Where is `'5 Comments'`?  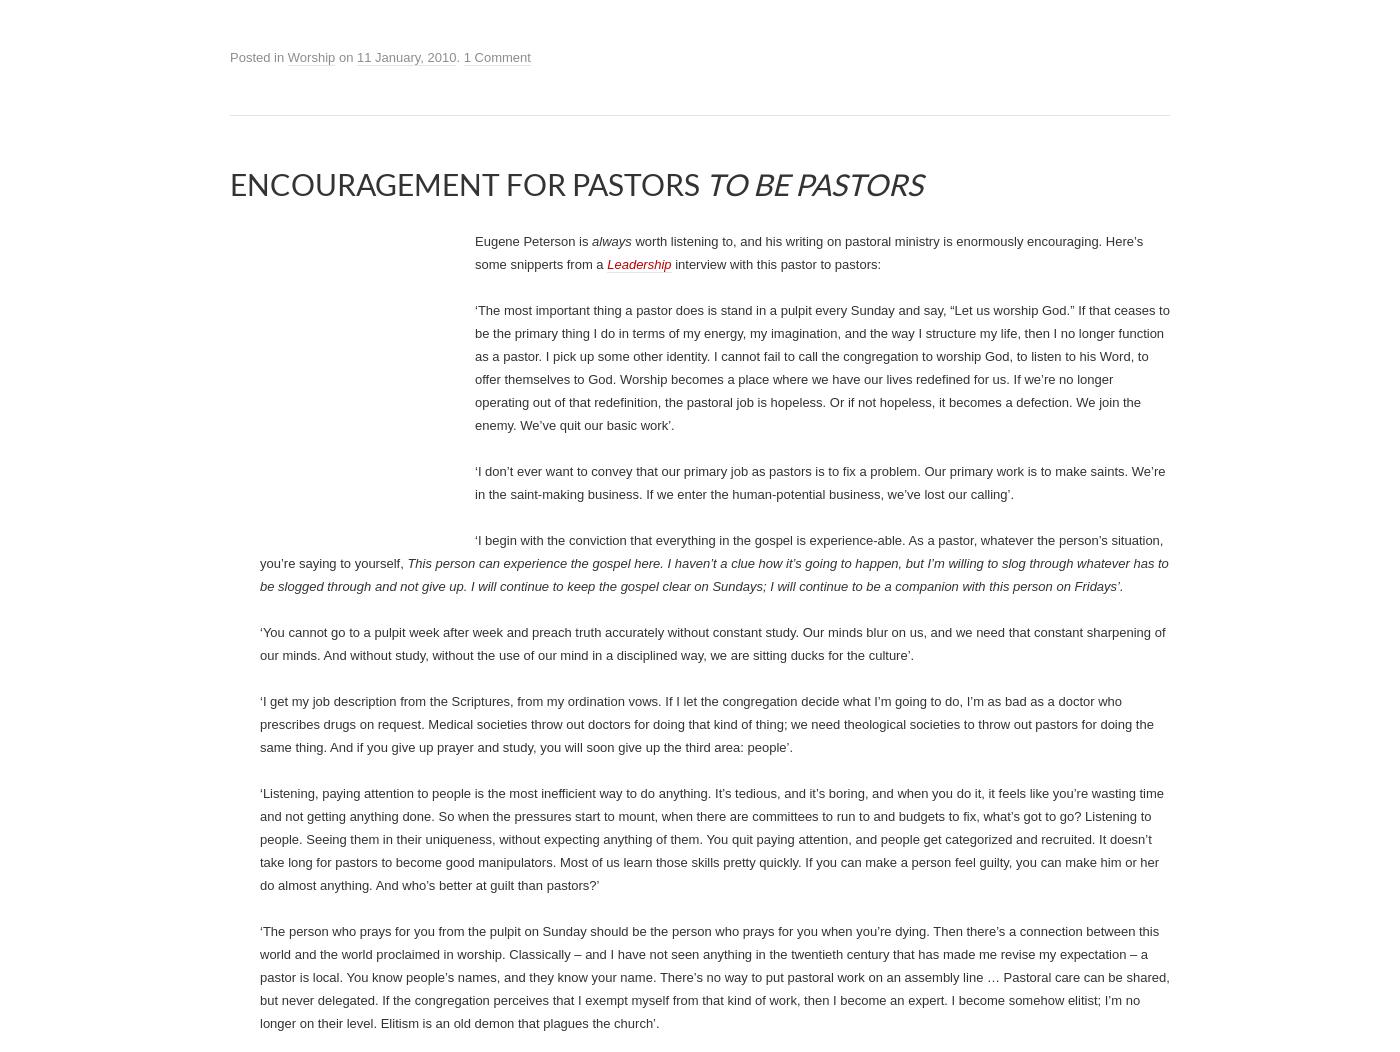 '5 Comments' is located at coordinates (655, 404).